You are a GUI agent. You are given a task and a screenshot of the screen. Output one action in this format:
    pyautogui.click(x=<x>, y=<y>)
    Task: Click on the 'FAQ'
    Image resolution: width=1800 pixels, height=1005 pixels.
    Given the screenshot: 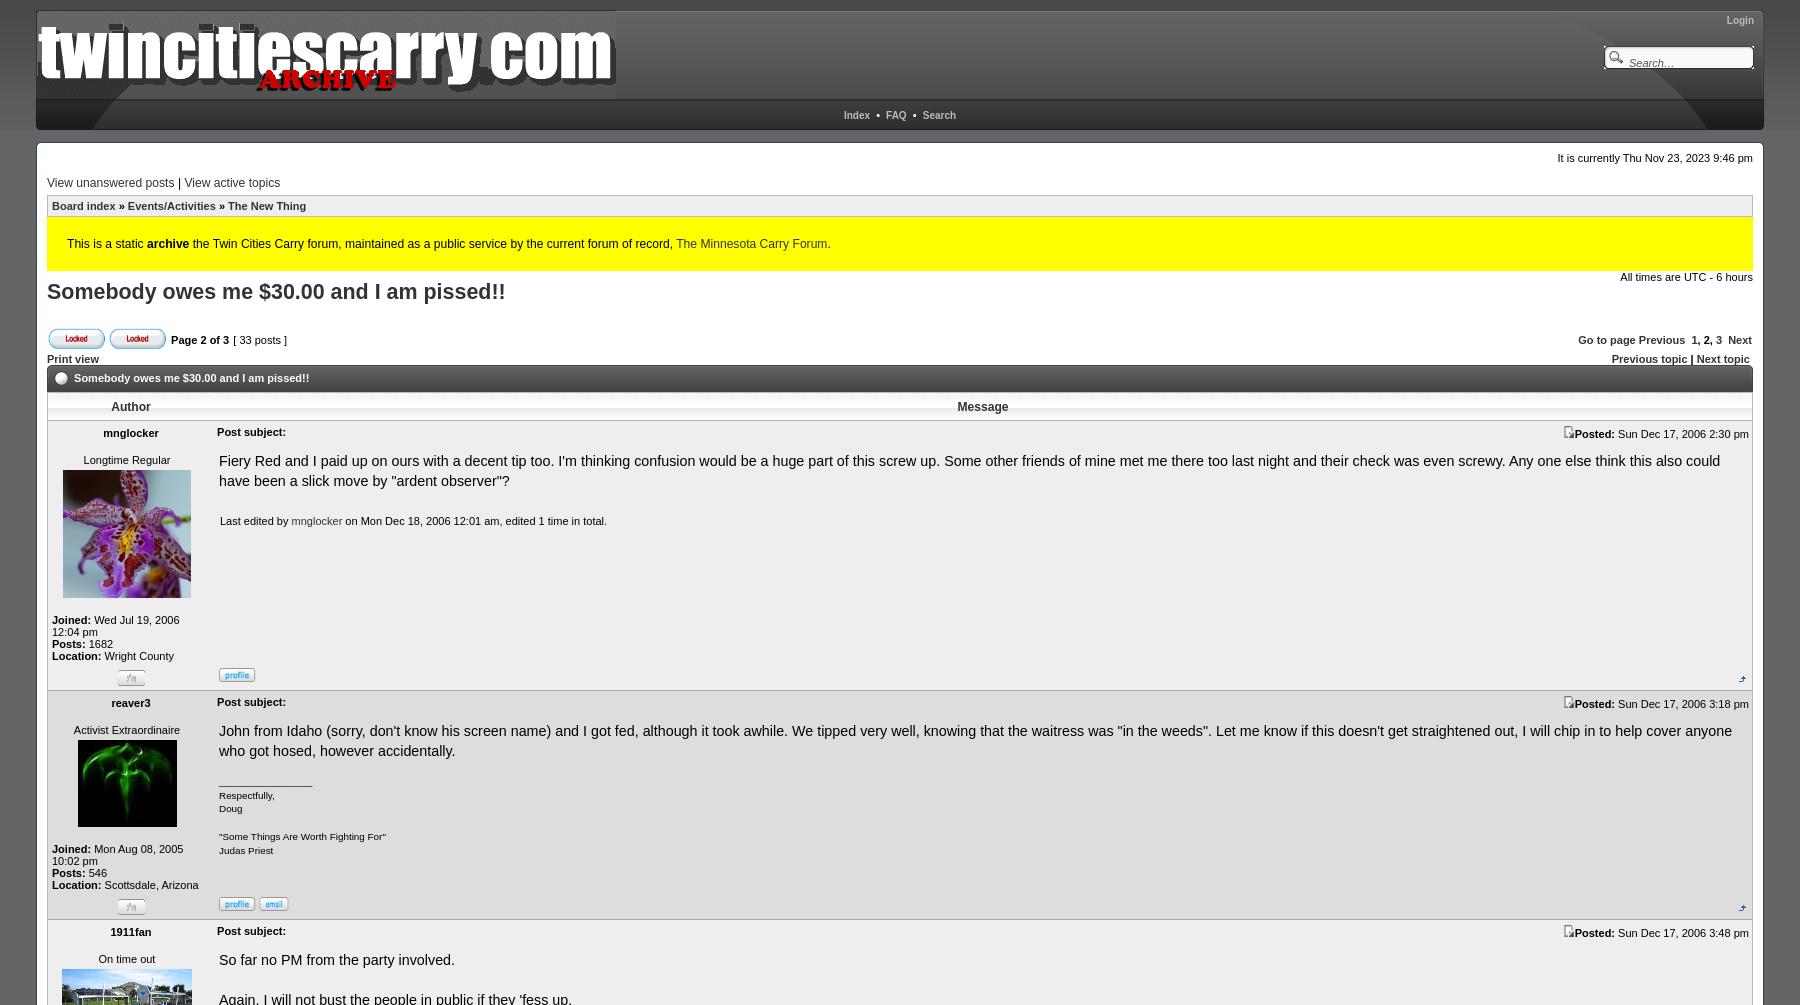 What is the action you would take?
    pyautogui.click(x=896, y=114)
    